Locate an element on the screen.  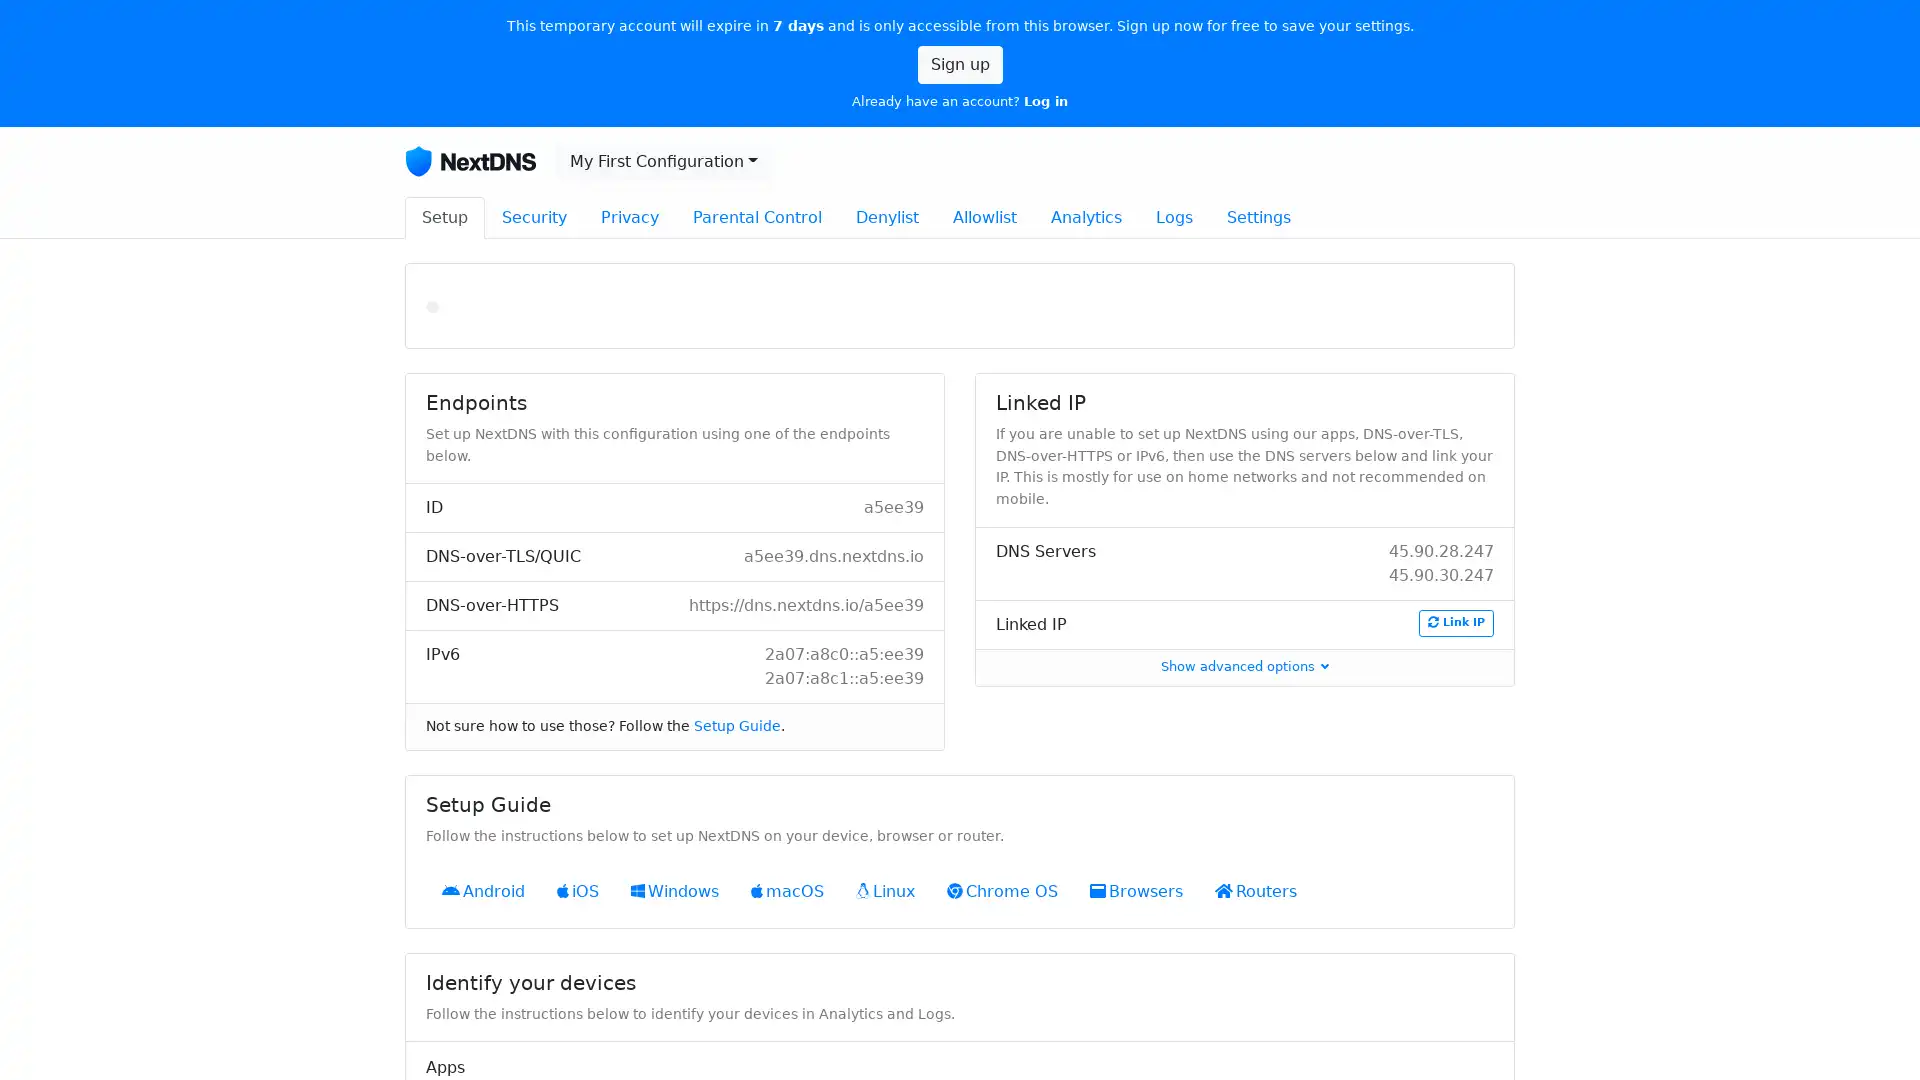
Show advanced options is located at coordinates (1243, 666).